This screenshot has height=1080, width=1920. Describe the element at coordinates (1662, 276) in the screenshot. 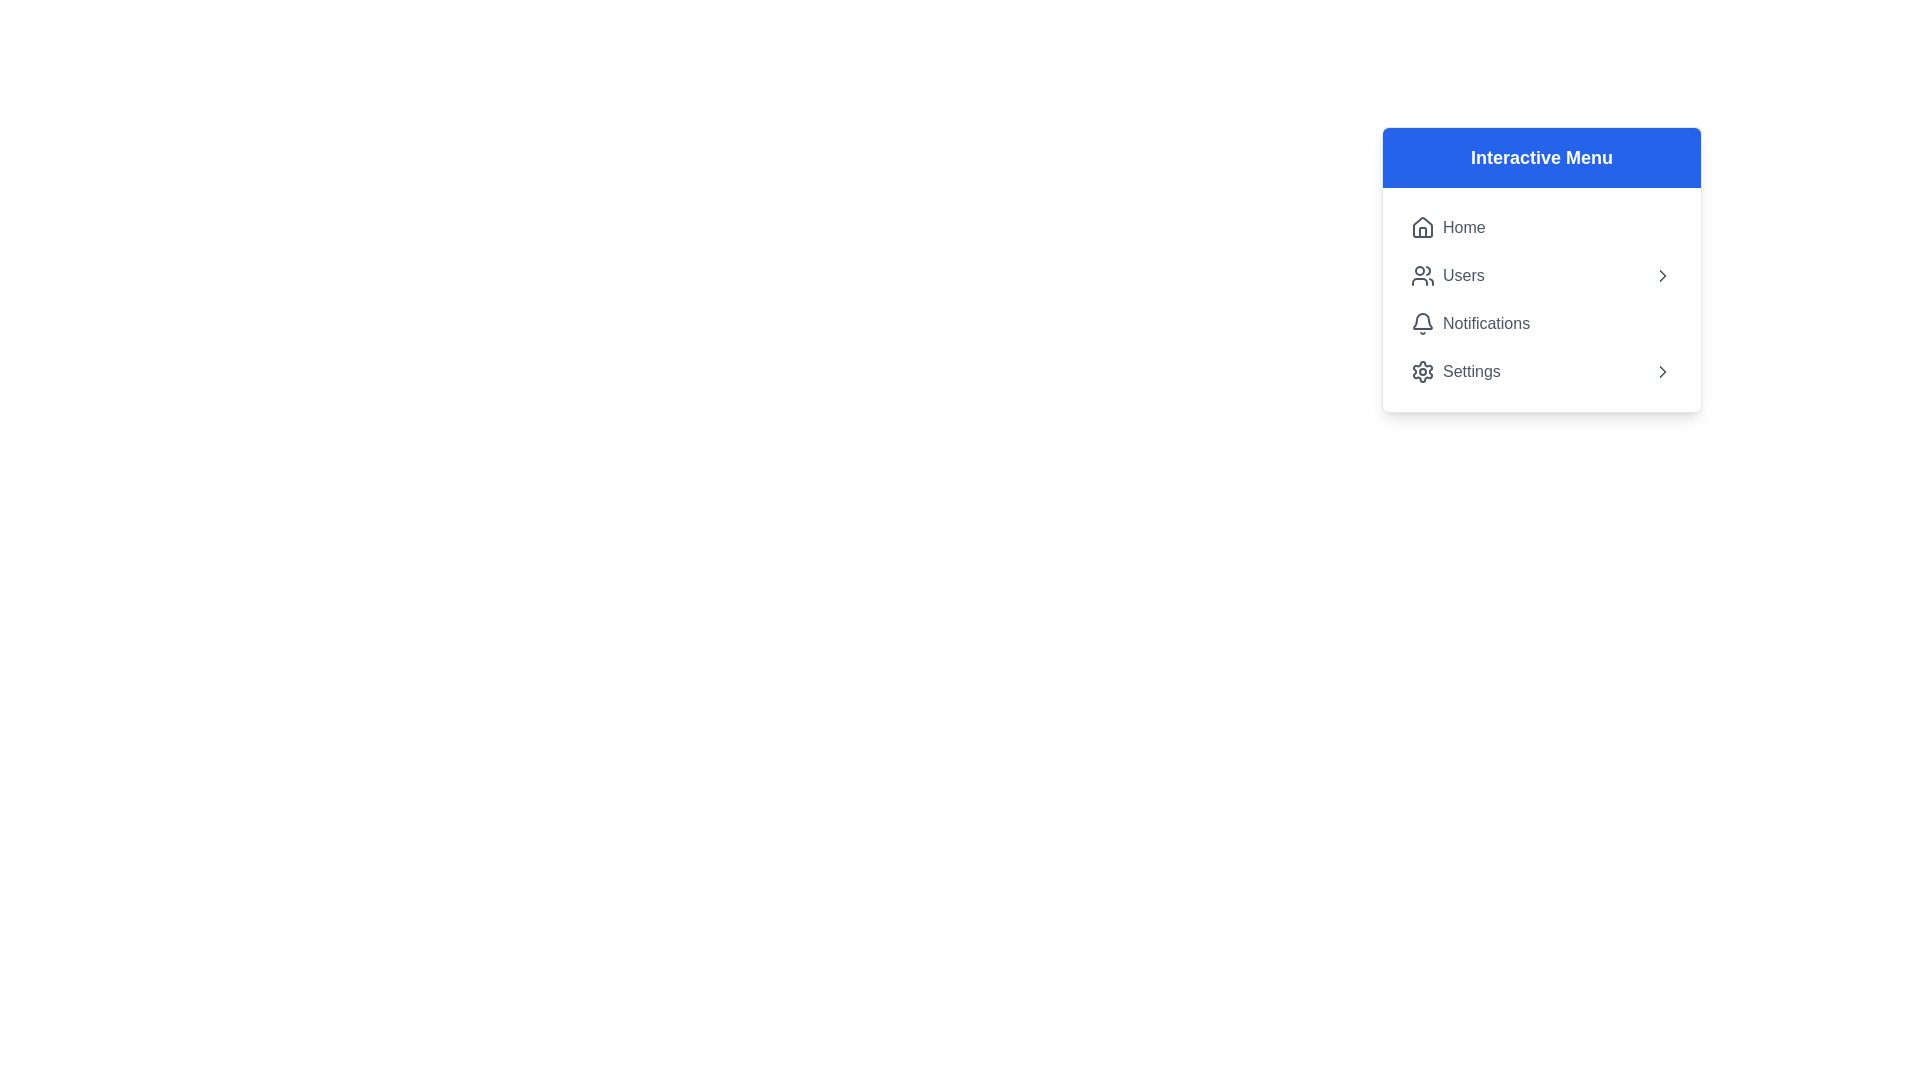

I see `the right-pointing chevron icon located to the far-right of the 'Users' menu item in the interactive menu section` at that location.